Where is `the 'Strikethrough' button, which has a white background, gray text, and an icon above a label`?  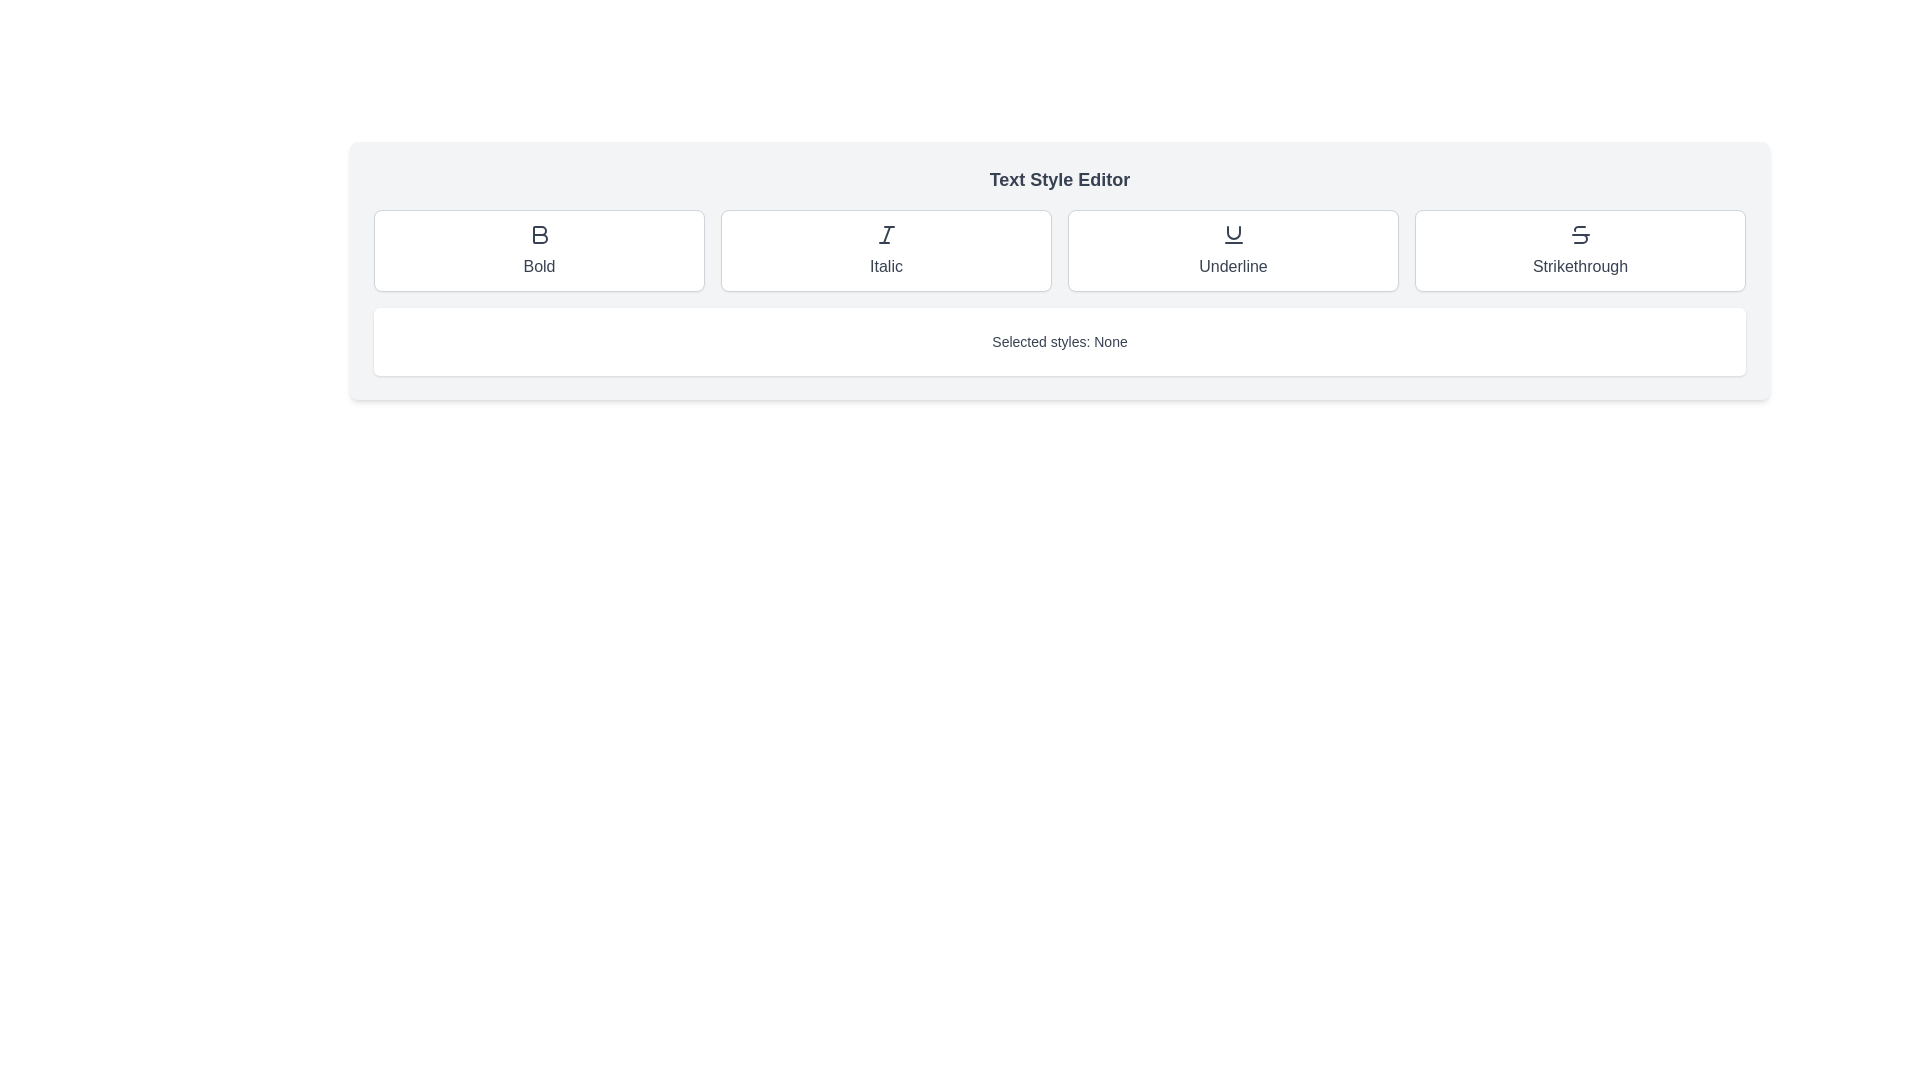
the 'Strikethrough' button, which has a white background, gray text, and an icon above a label is located at coordinates (1579, 249).